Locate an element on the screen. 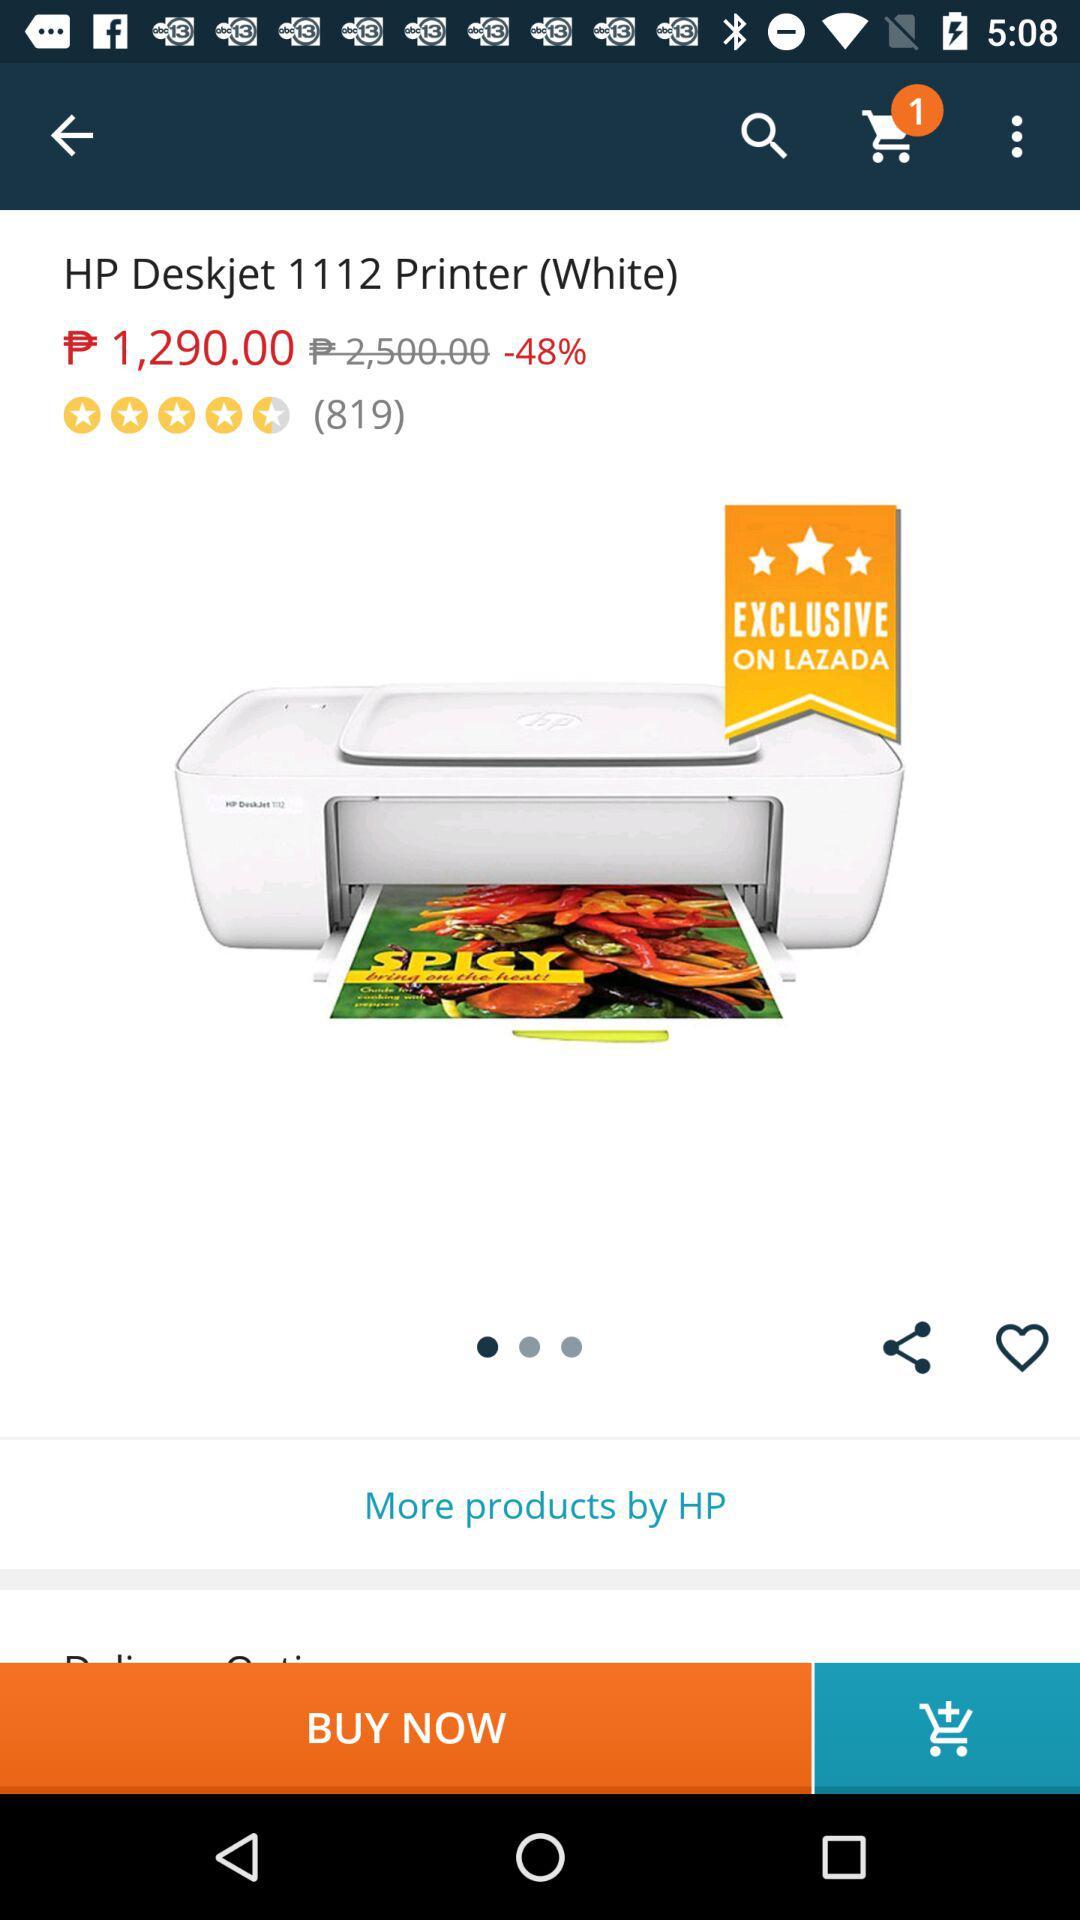  enlarge image is located at coordinates (540, 864).